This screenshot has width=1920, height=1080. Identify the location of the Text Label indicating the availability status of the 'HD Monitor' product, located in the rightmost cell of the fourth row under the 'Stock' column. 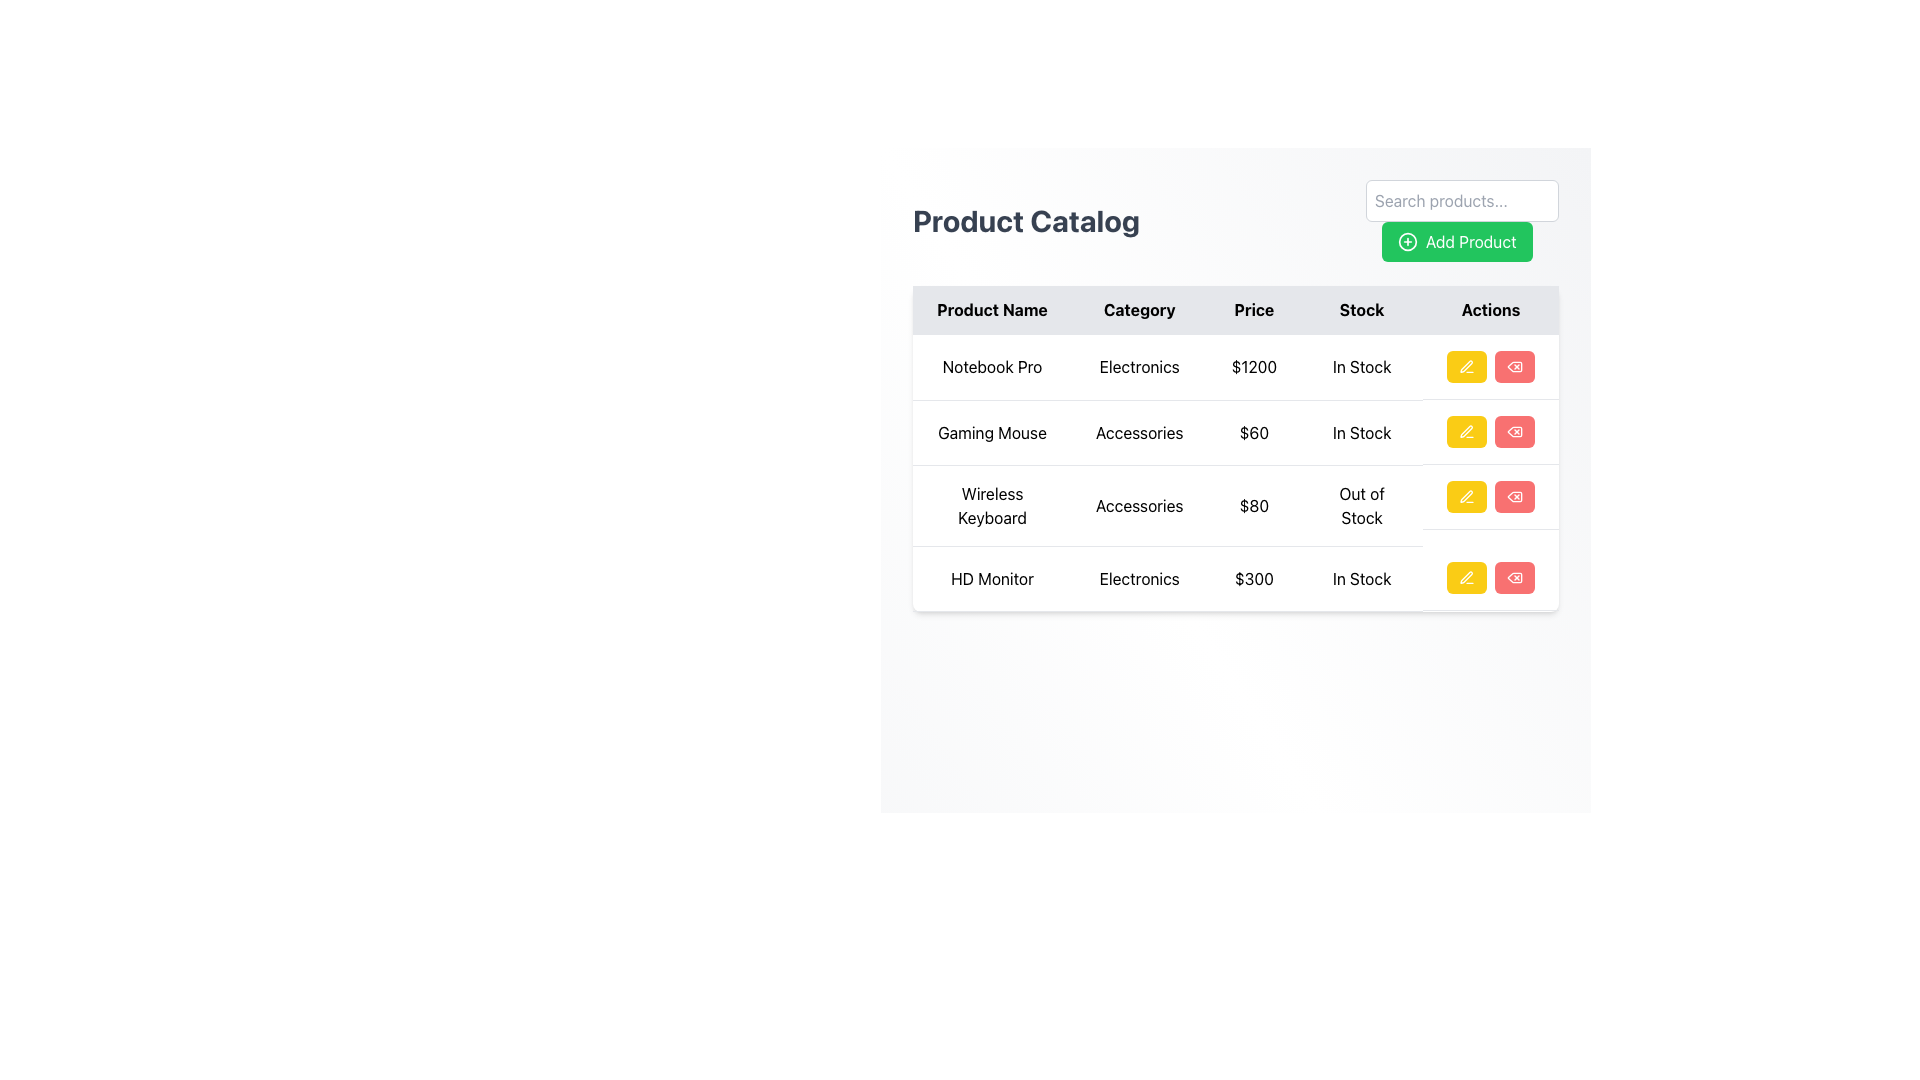
(1361, 578).